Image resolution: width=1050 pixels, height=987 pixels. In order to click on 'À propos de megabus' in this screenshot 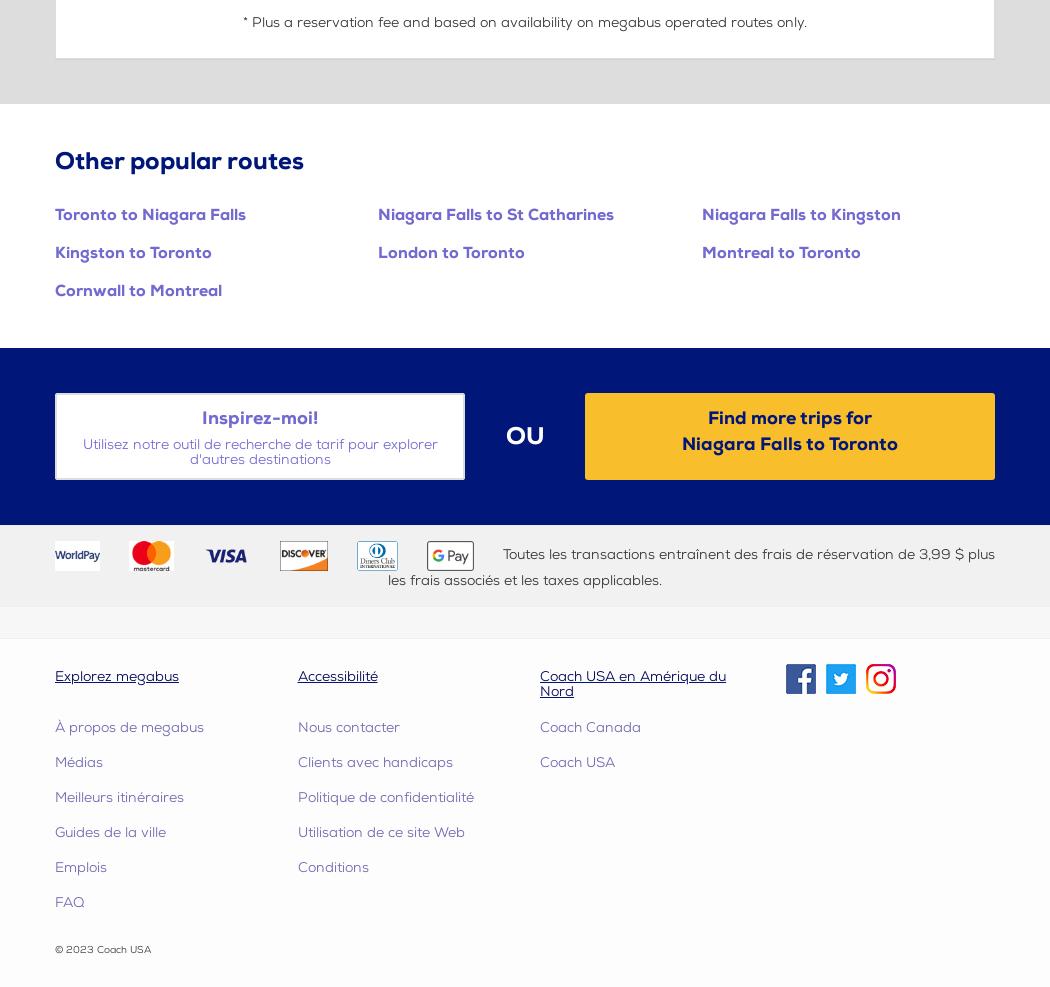, I will do `click(128, 725)`.